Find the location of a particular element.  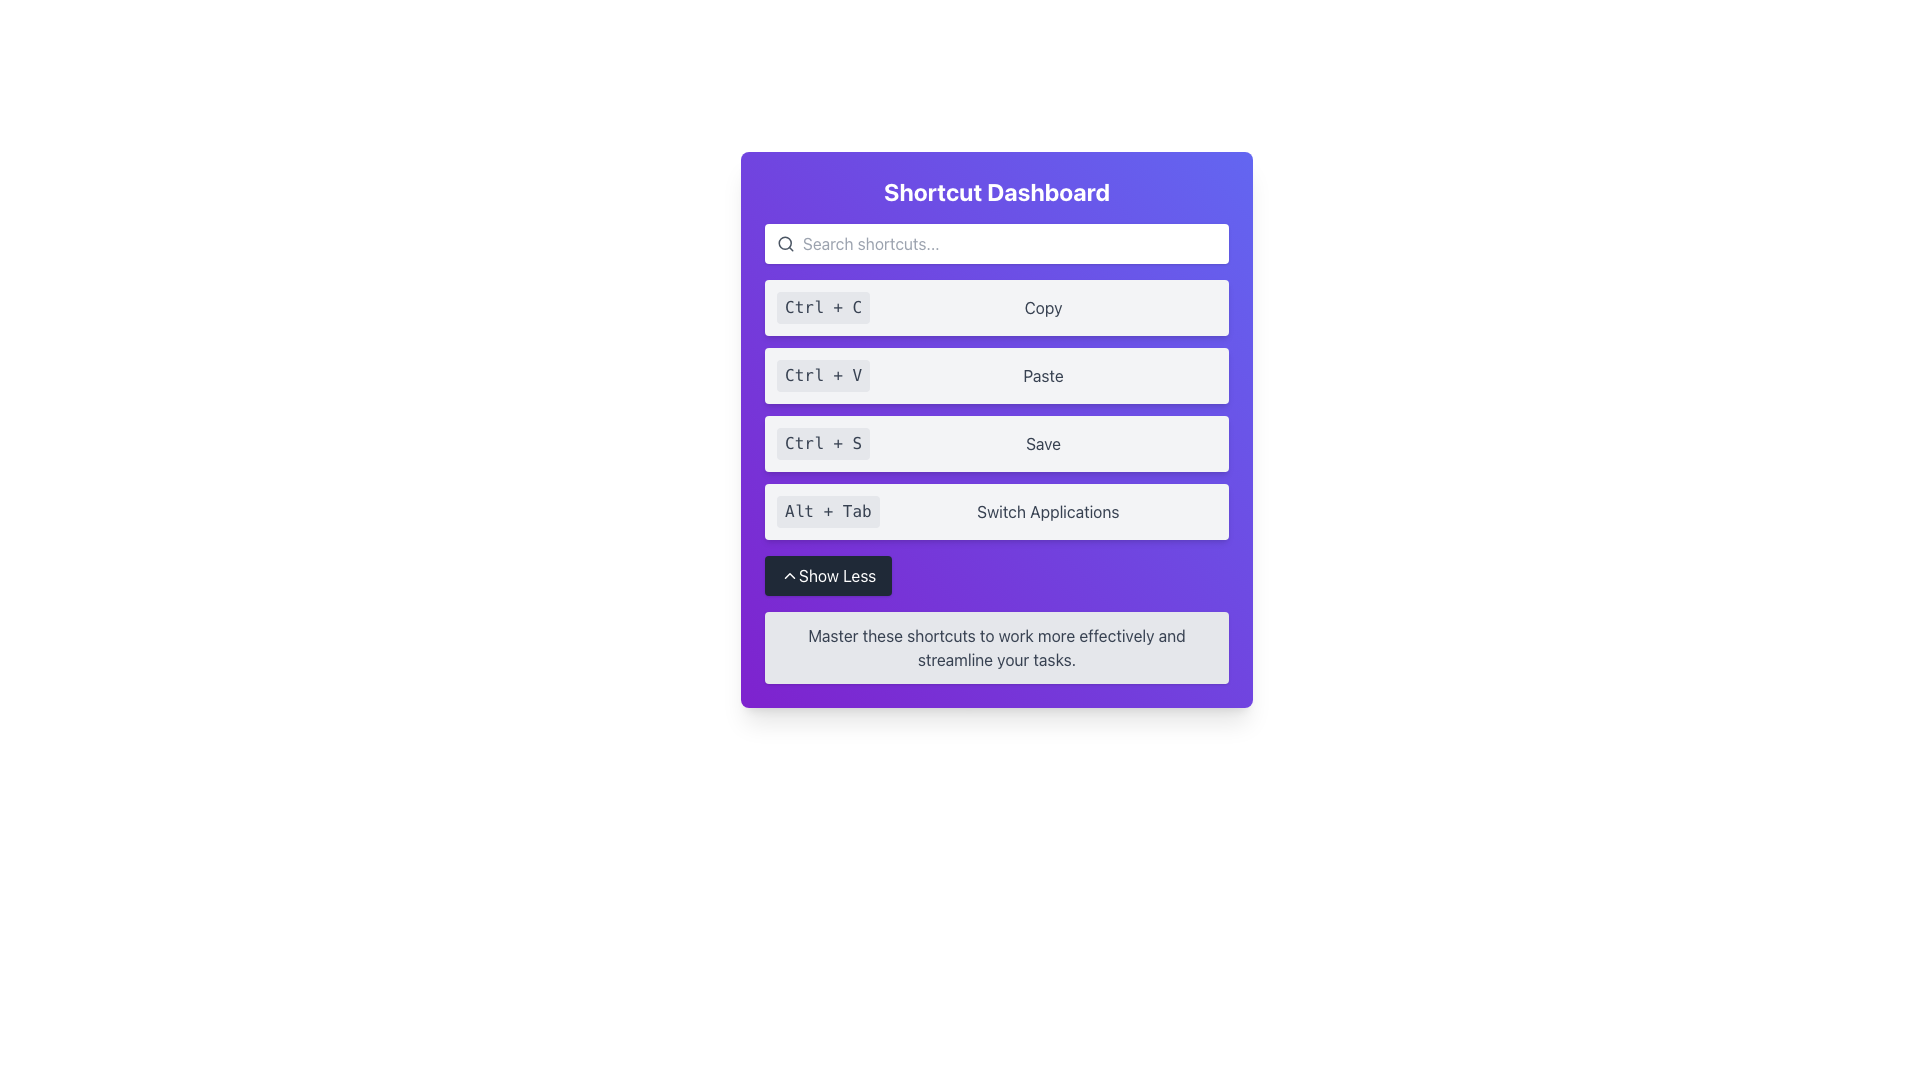

the text label displaying 'Alt + Tab', which has a light-gray background and dark-gray text, styled to represent a keyboard shortcut is located at coordinates (828, 511).